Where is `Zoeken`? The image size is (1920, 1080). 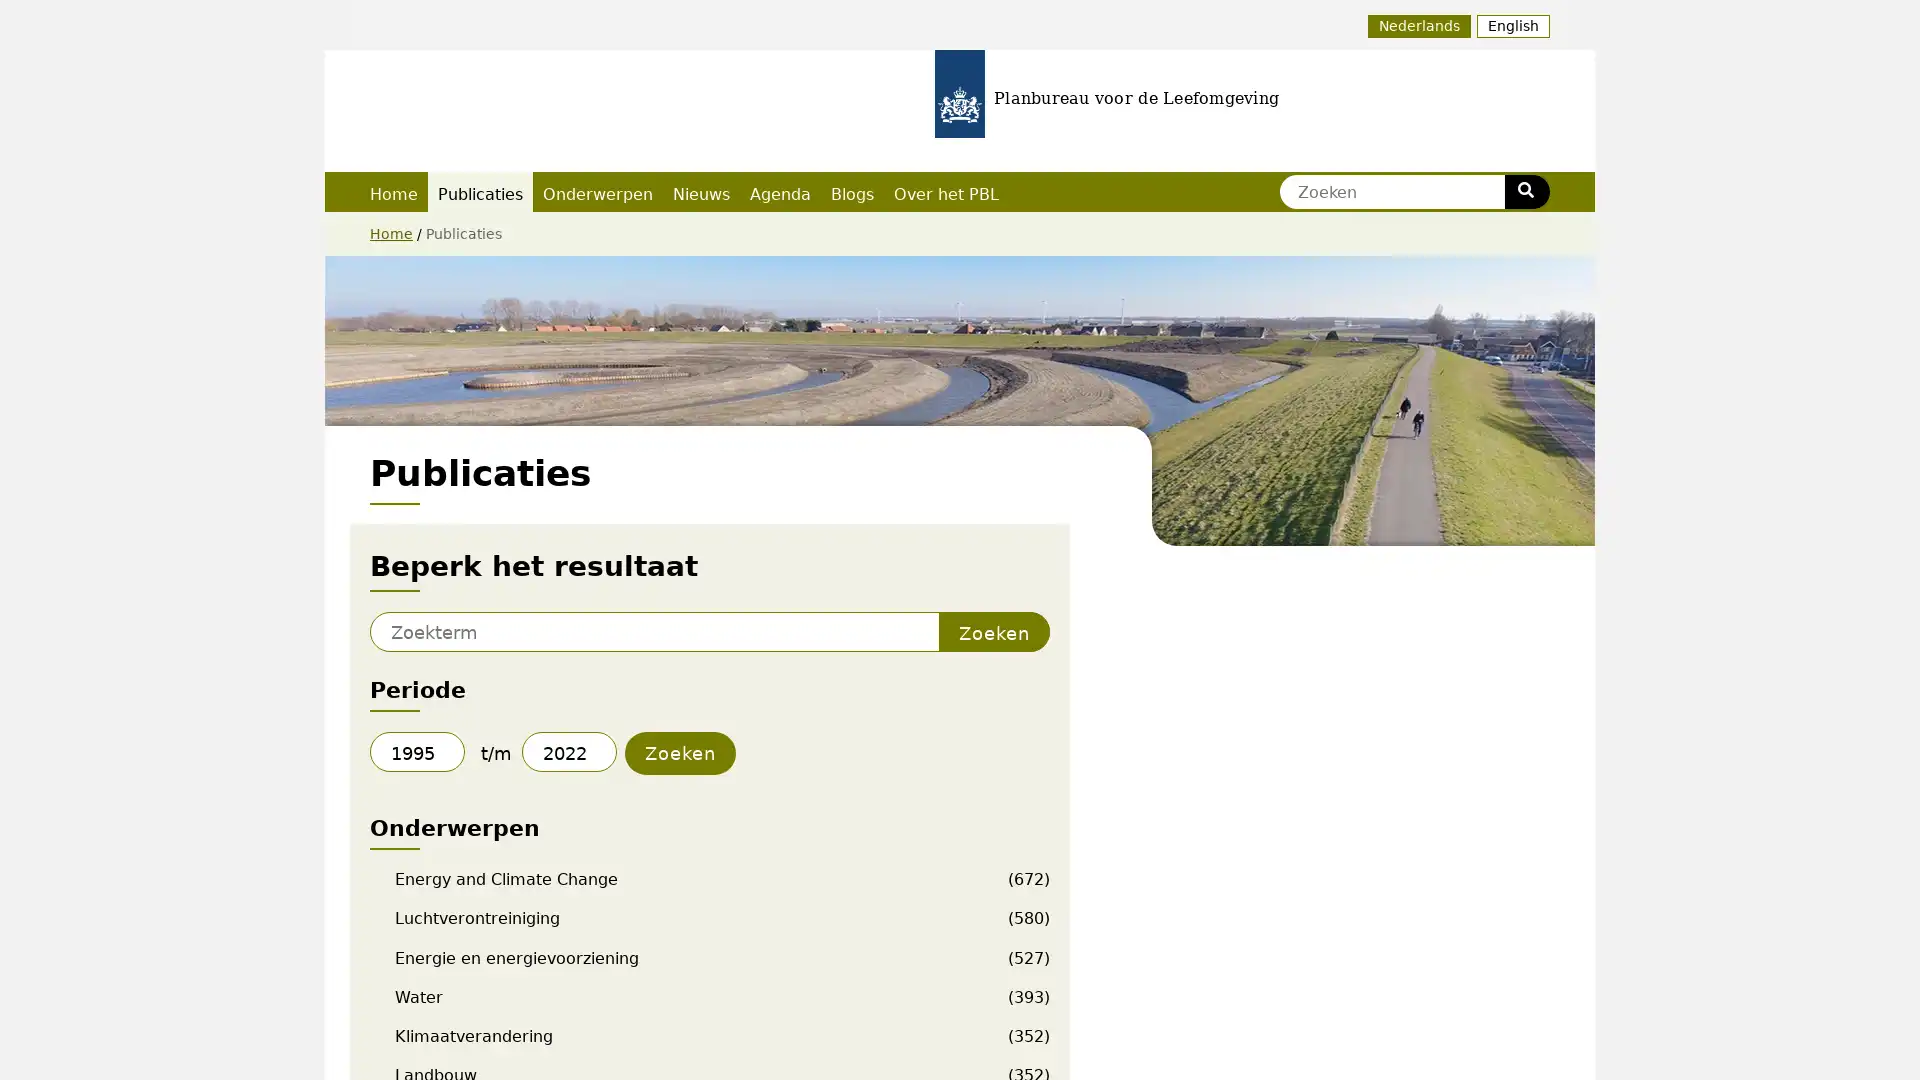
Zoeken is located at coordinates (1525, 192).